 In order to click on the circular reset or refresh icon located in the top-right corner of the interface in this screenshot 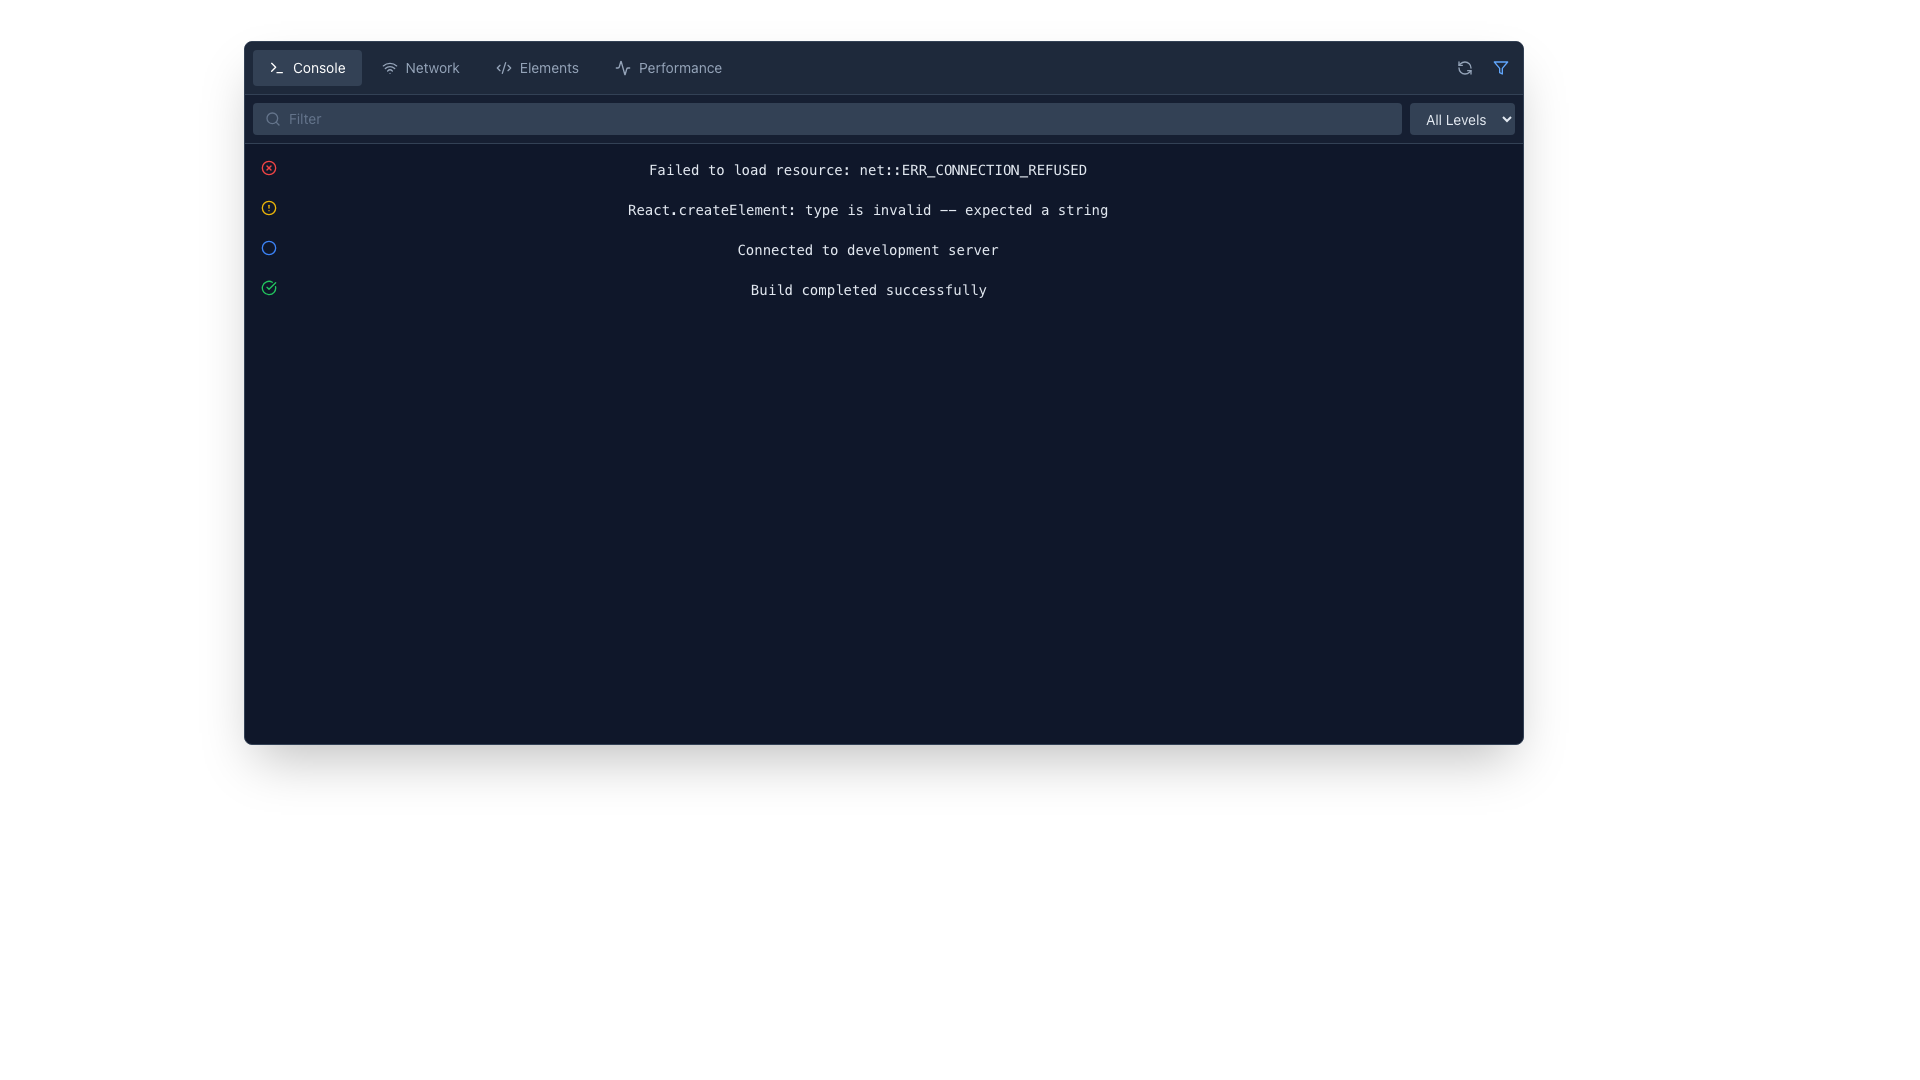, I will do `click(1464, 67)`.